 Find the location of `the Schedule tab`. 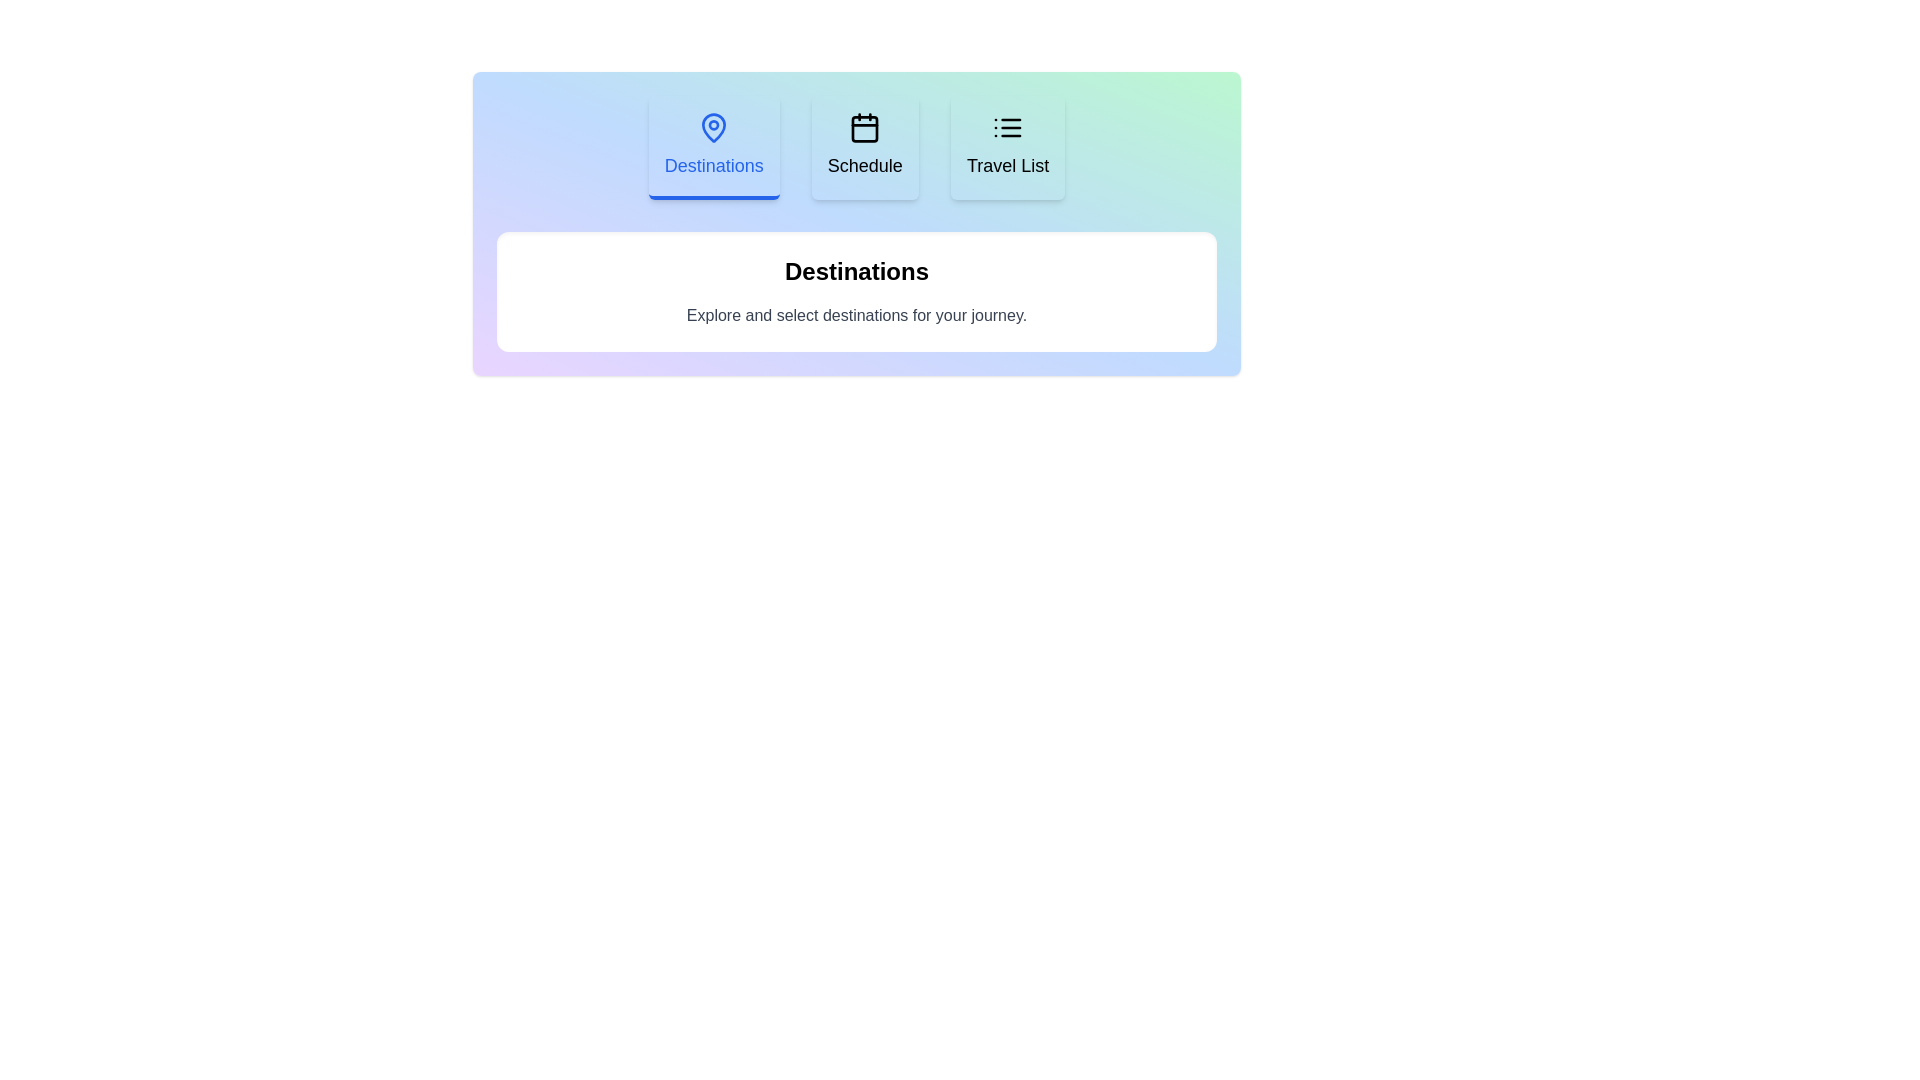

the Schedule tab is located at coordinates (864, 146).